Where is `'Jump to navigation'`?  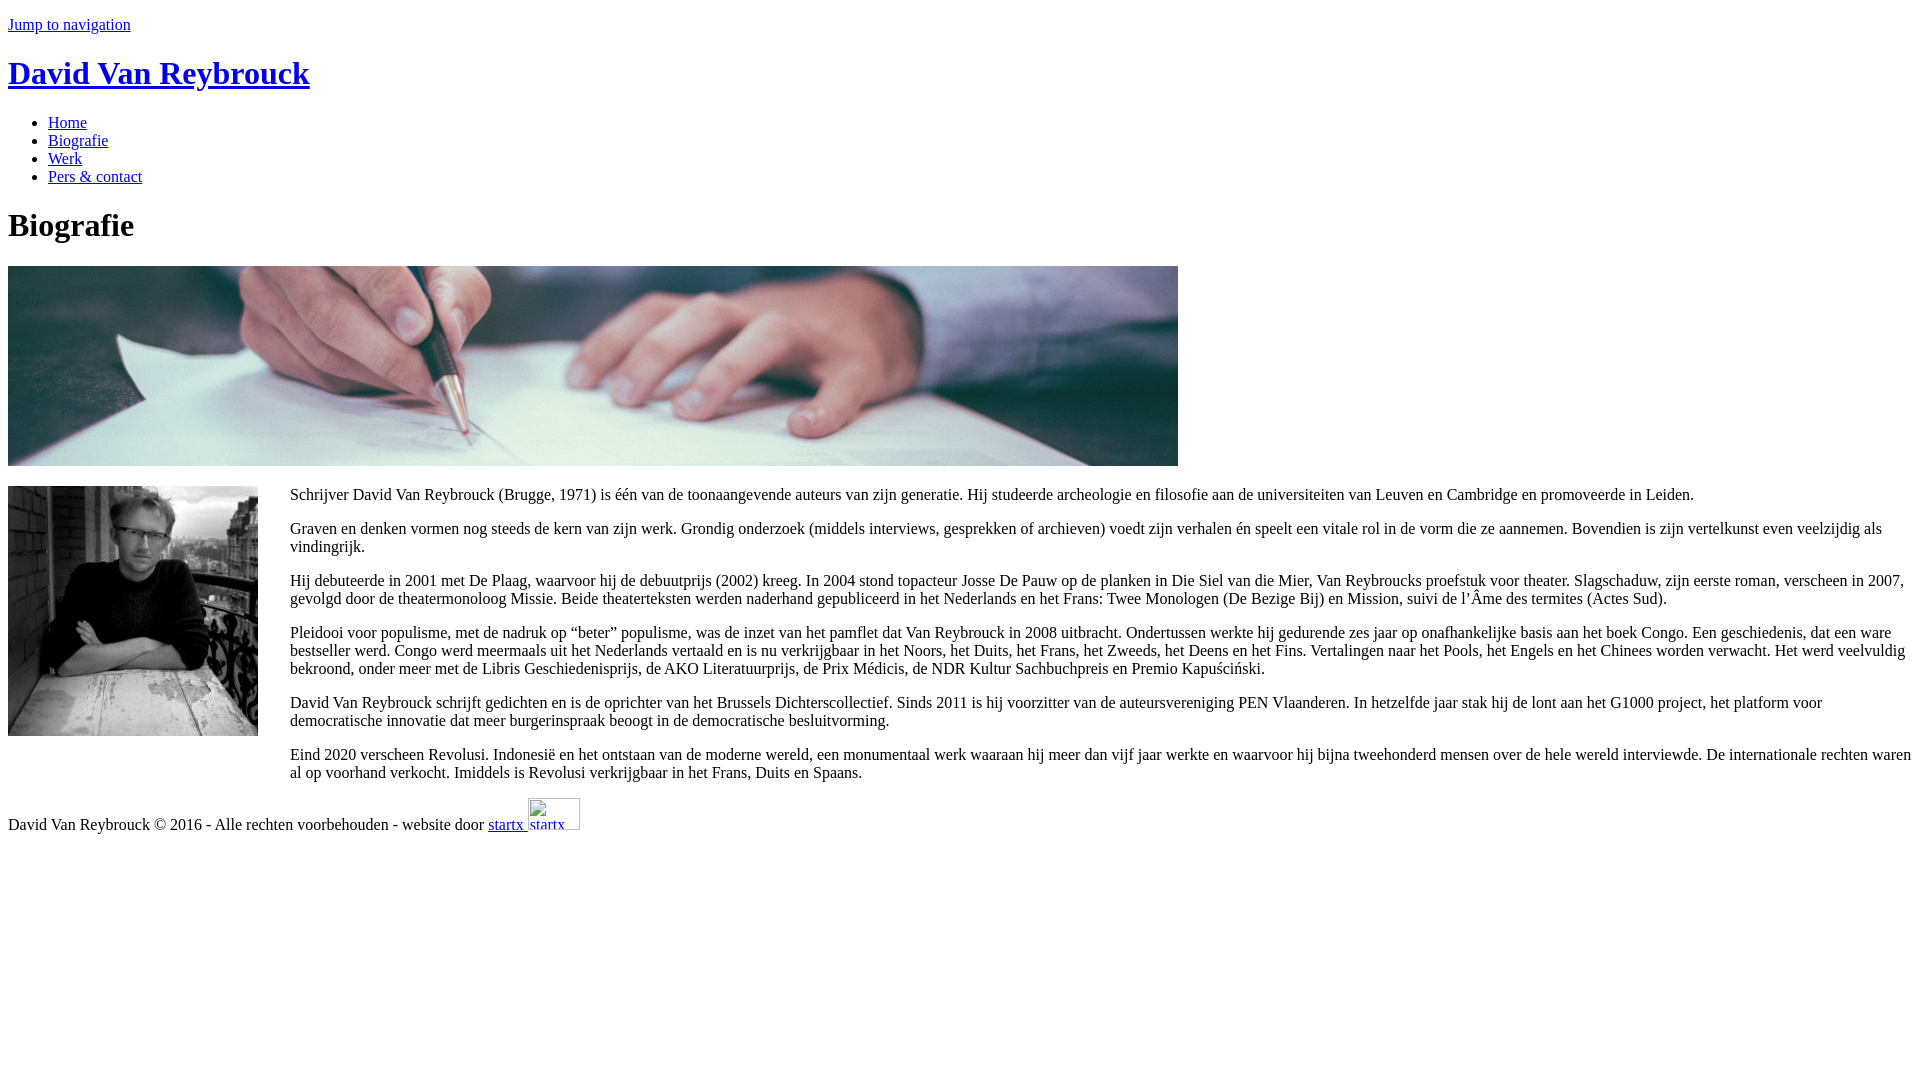 'Jump to navigation' is located at coordinates (8, 24).